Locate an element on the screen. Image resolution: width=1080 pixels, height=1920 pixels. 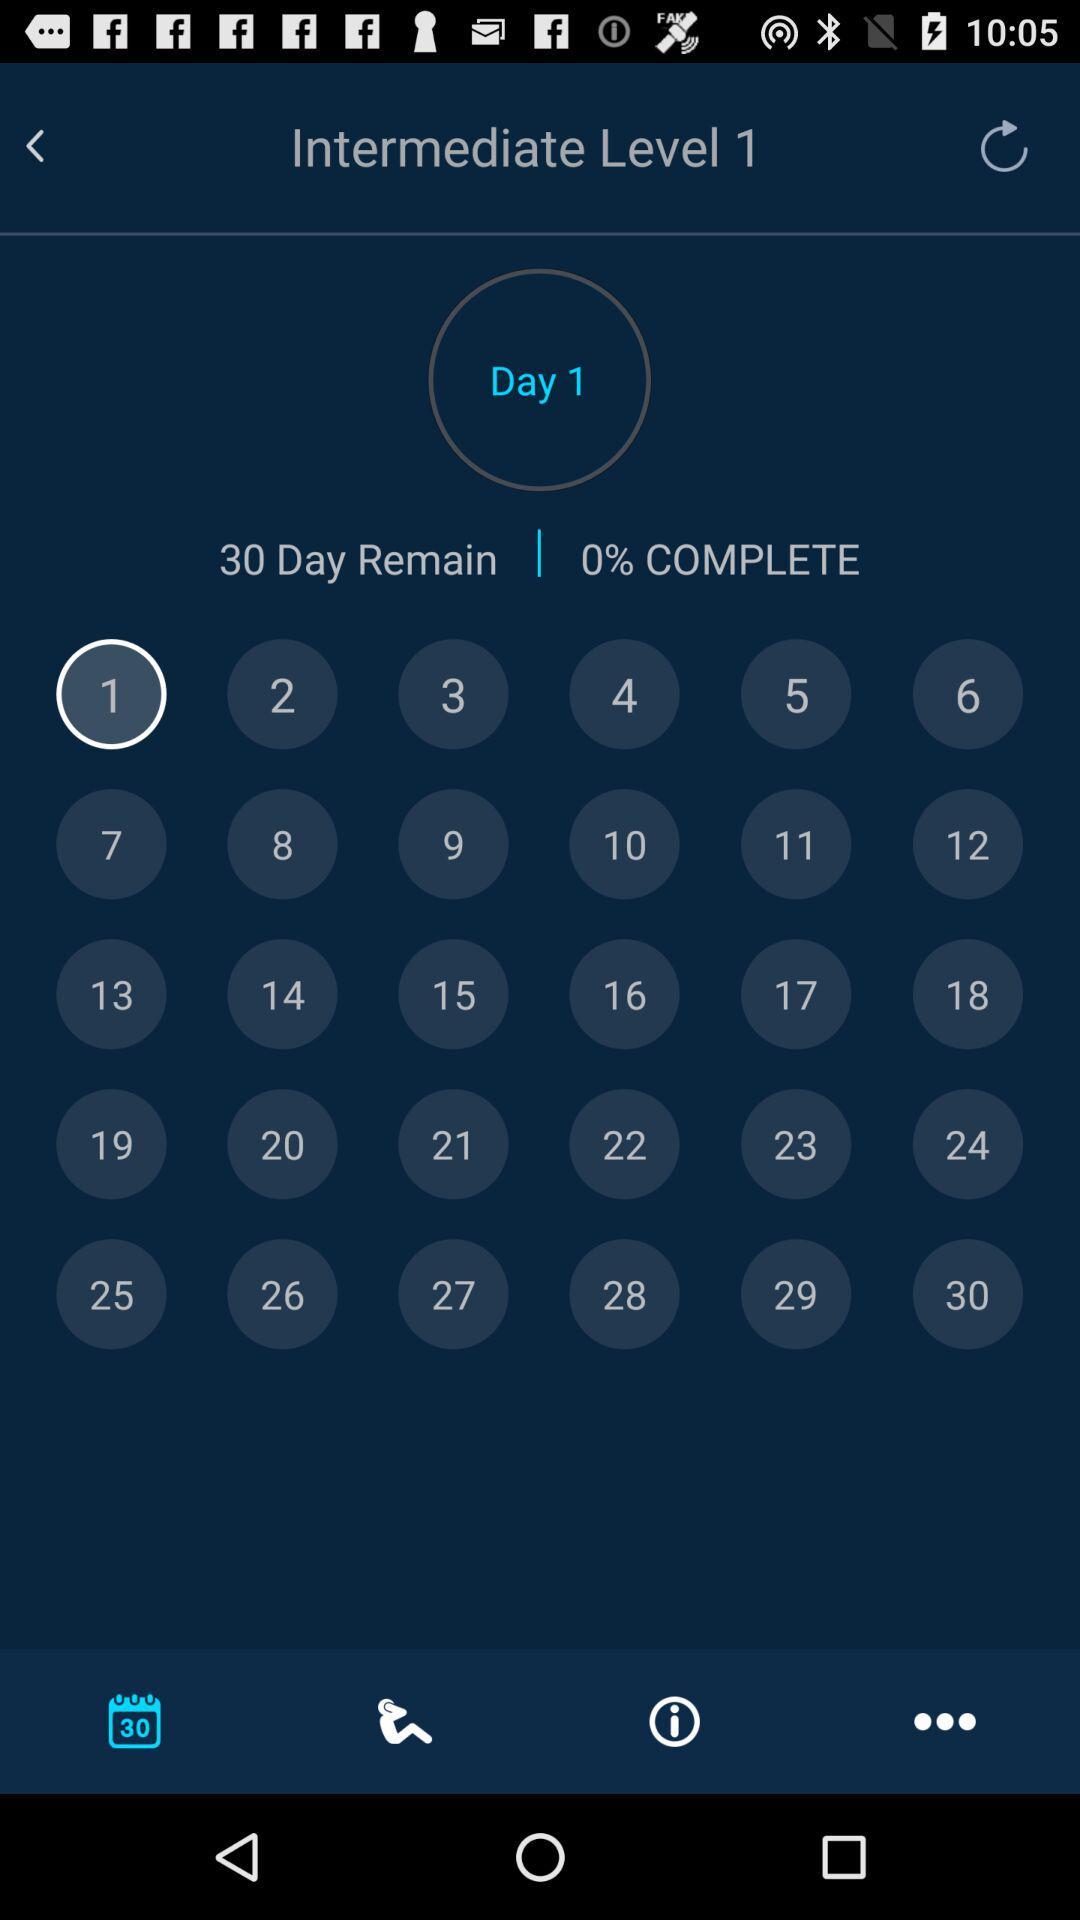
choose 9 is located at coordinates (453, 844).